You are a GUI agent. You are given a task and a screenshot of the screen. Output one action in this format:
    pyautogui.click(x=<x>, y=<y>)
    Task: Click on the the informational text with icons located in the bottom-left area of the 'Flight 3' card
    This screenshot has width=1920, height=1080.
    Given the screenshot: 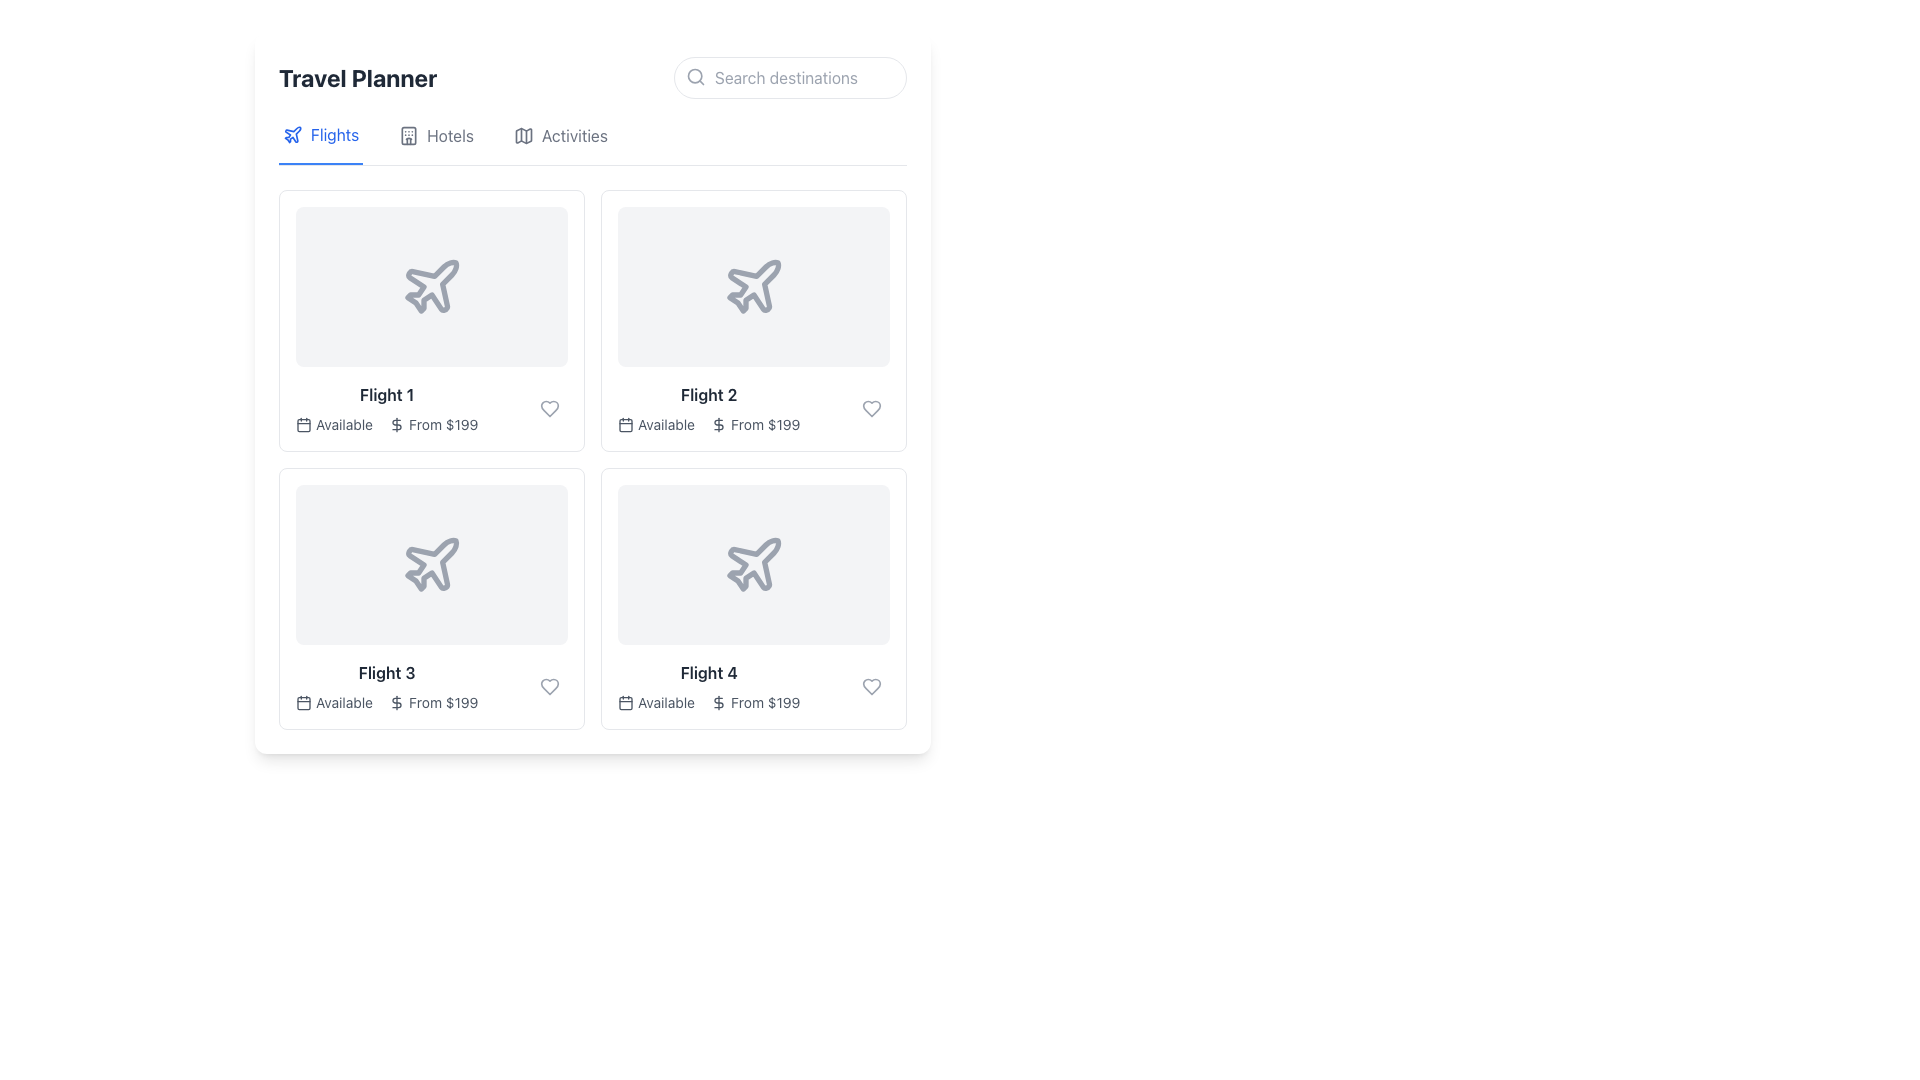 What is the action you would take?
    pyautogui.click(x=387, y=701)
    